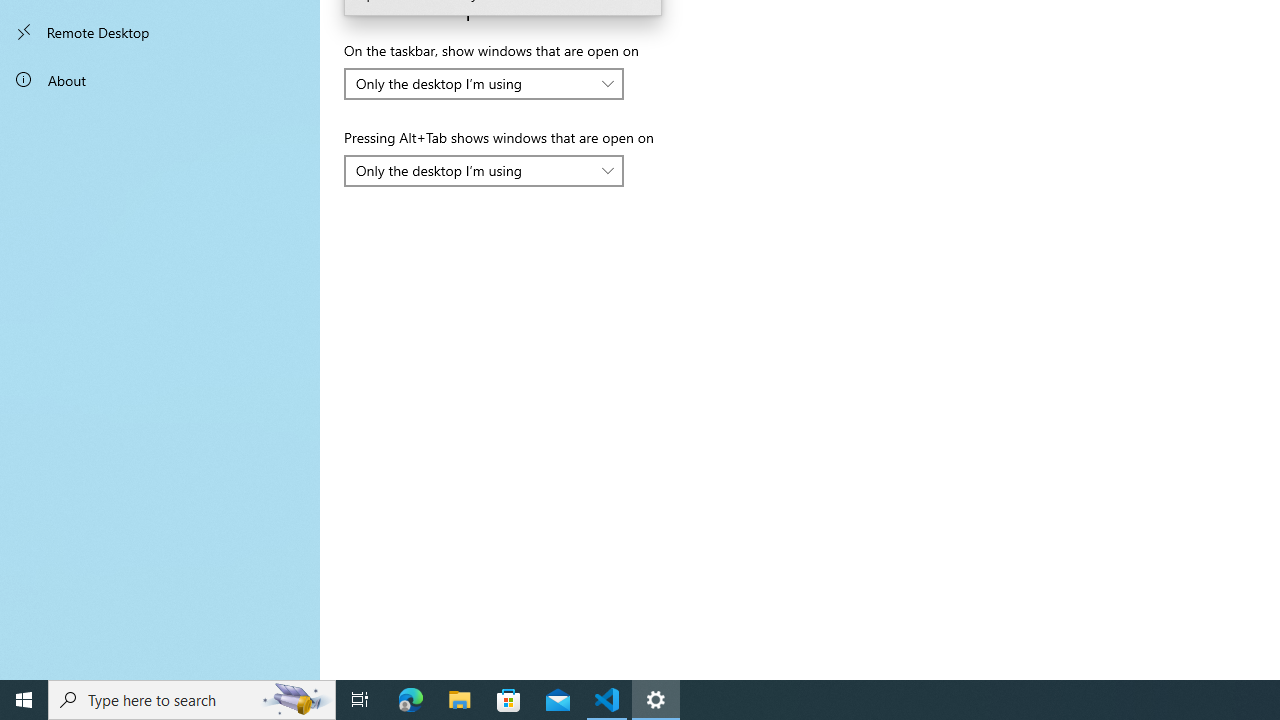  What do you see at coordinates (656, 698) in the screenshot?
I see `'Settings - 1 running window'` at bounding box center [656, 698].